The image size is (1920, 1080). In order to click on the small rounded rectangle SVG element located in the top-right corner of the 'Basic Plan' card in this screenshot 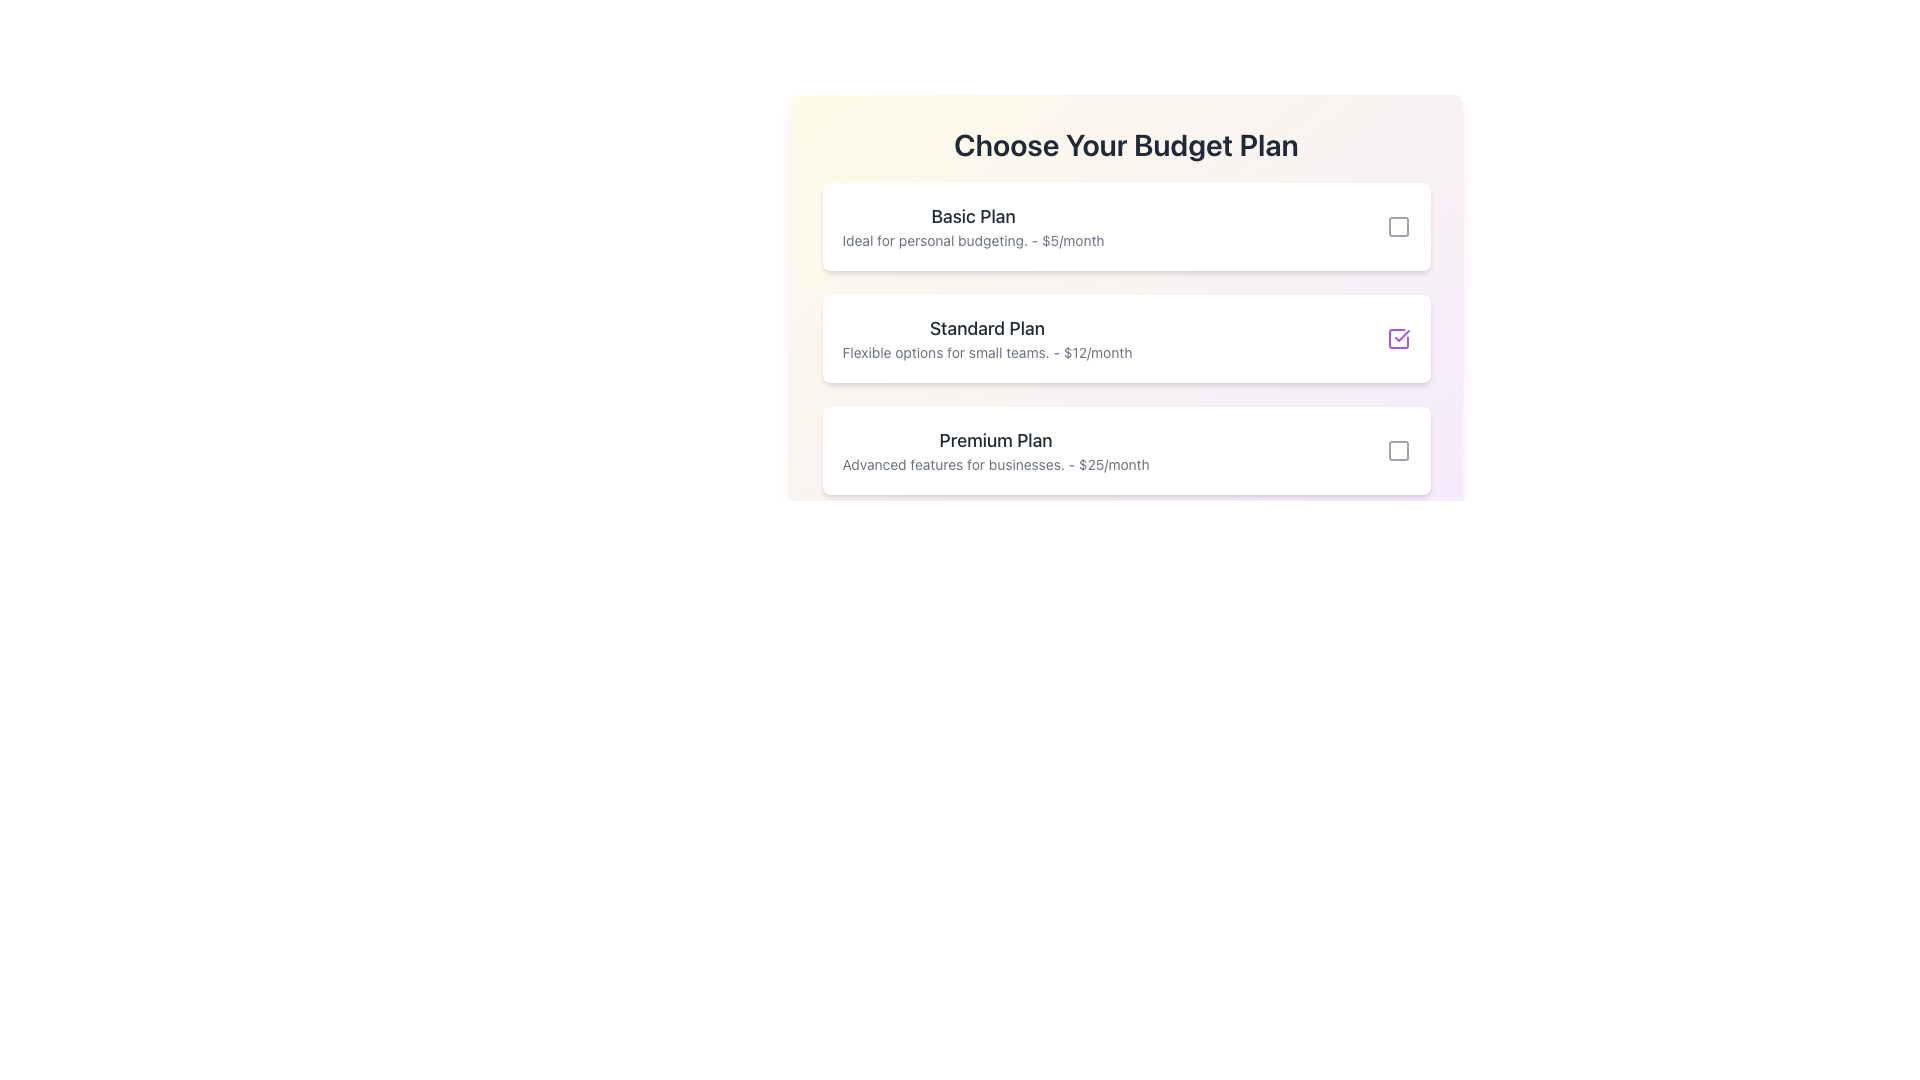, I will do `click(1397, 226)`.